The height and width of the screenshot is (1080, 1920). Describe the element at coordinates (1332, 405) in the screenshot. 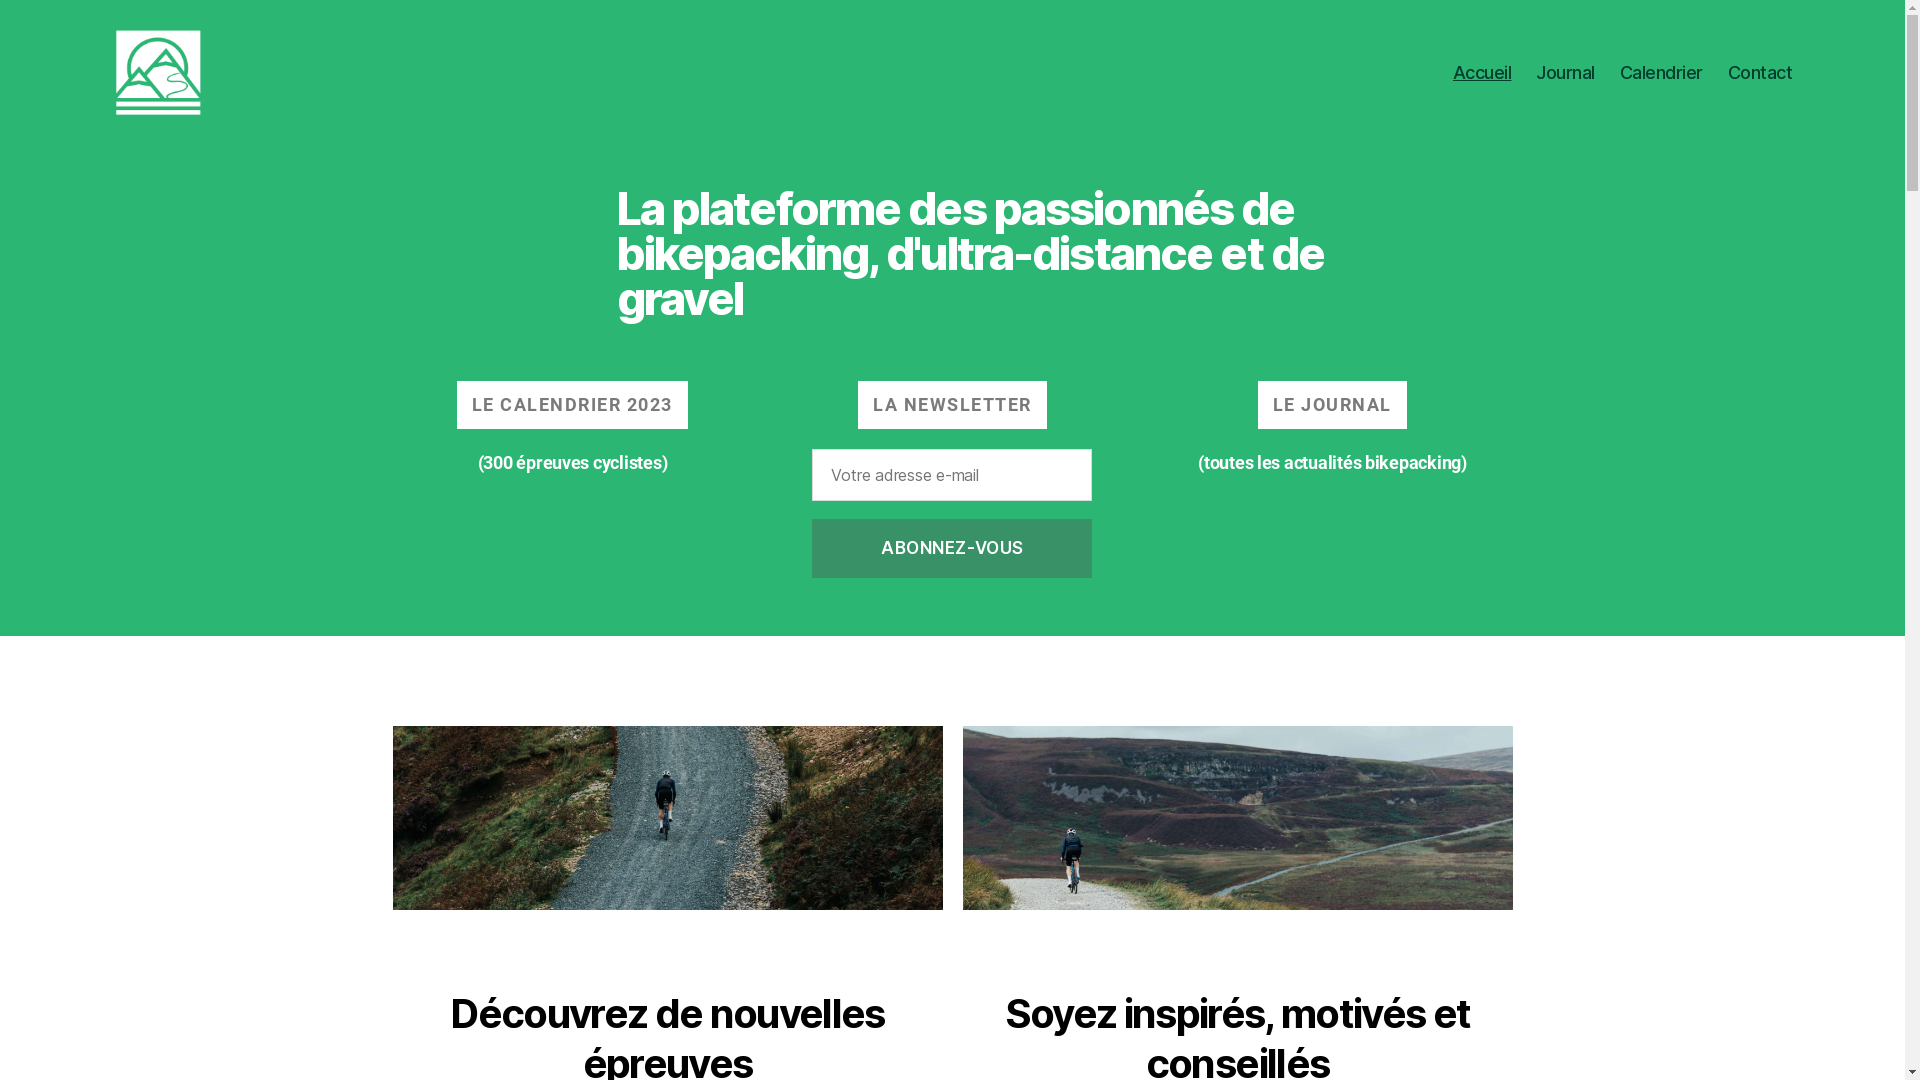

I see `'LE JOURNAL'` at that location.